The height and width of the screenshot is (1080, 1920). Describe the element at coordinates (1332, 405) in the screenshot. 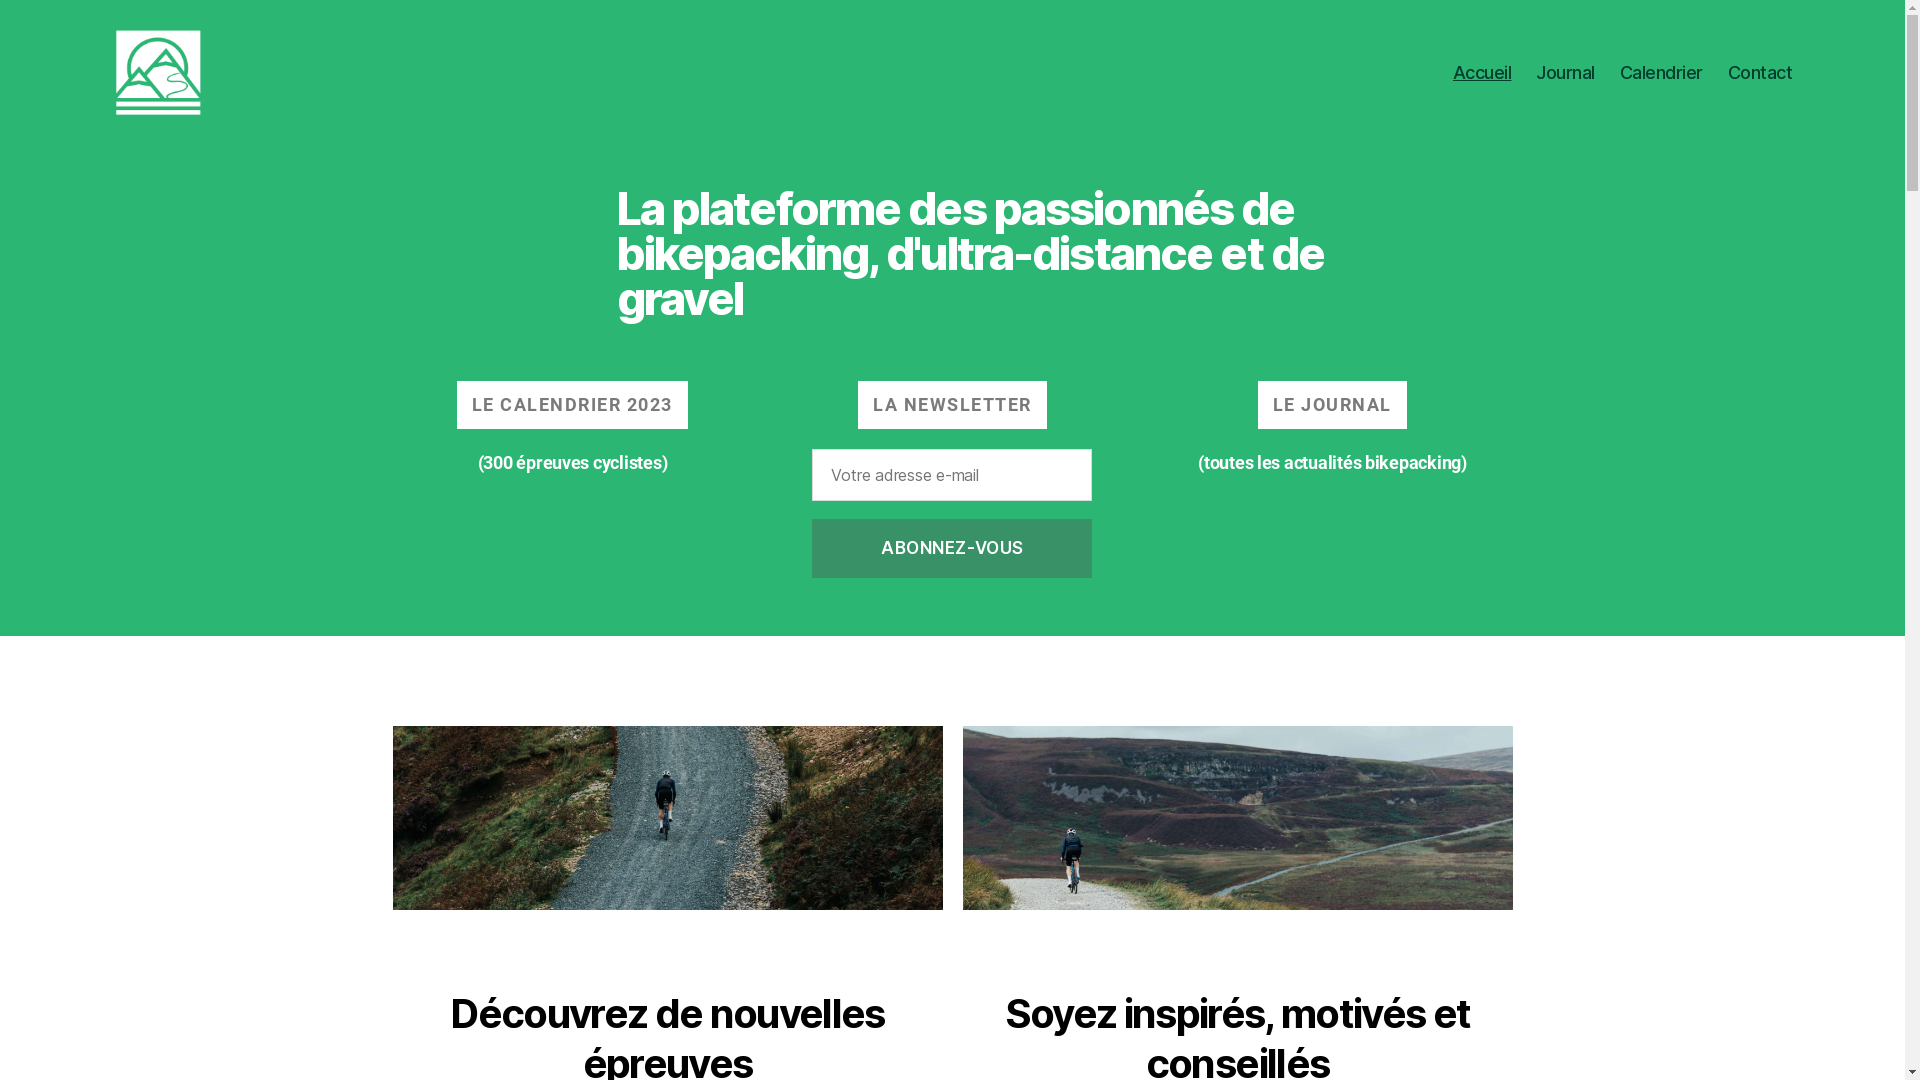

I see `'LE JOURNAL'` at that location.